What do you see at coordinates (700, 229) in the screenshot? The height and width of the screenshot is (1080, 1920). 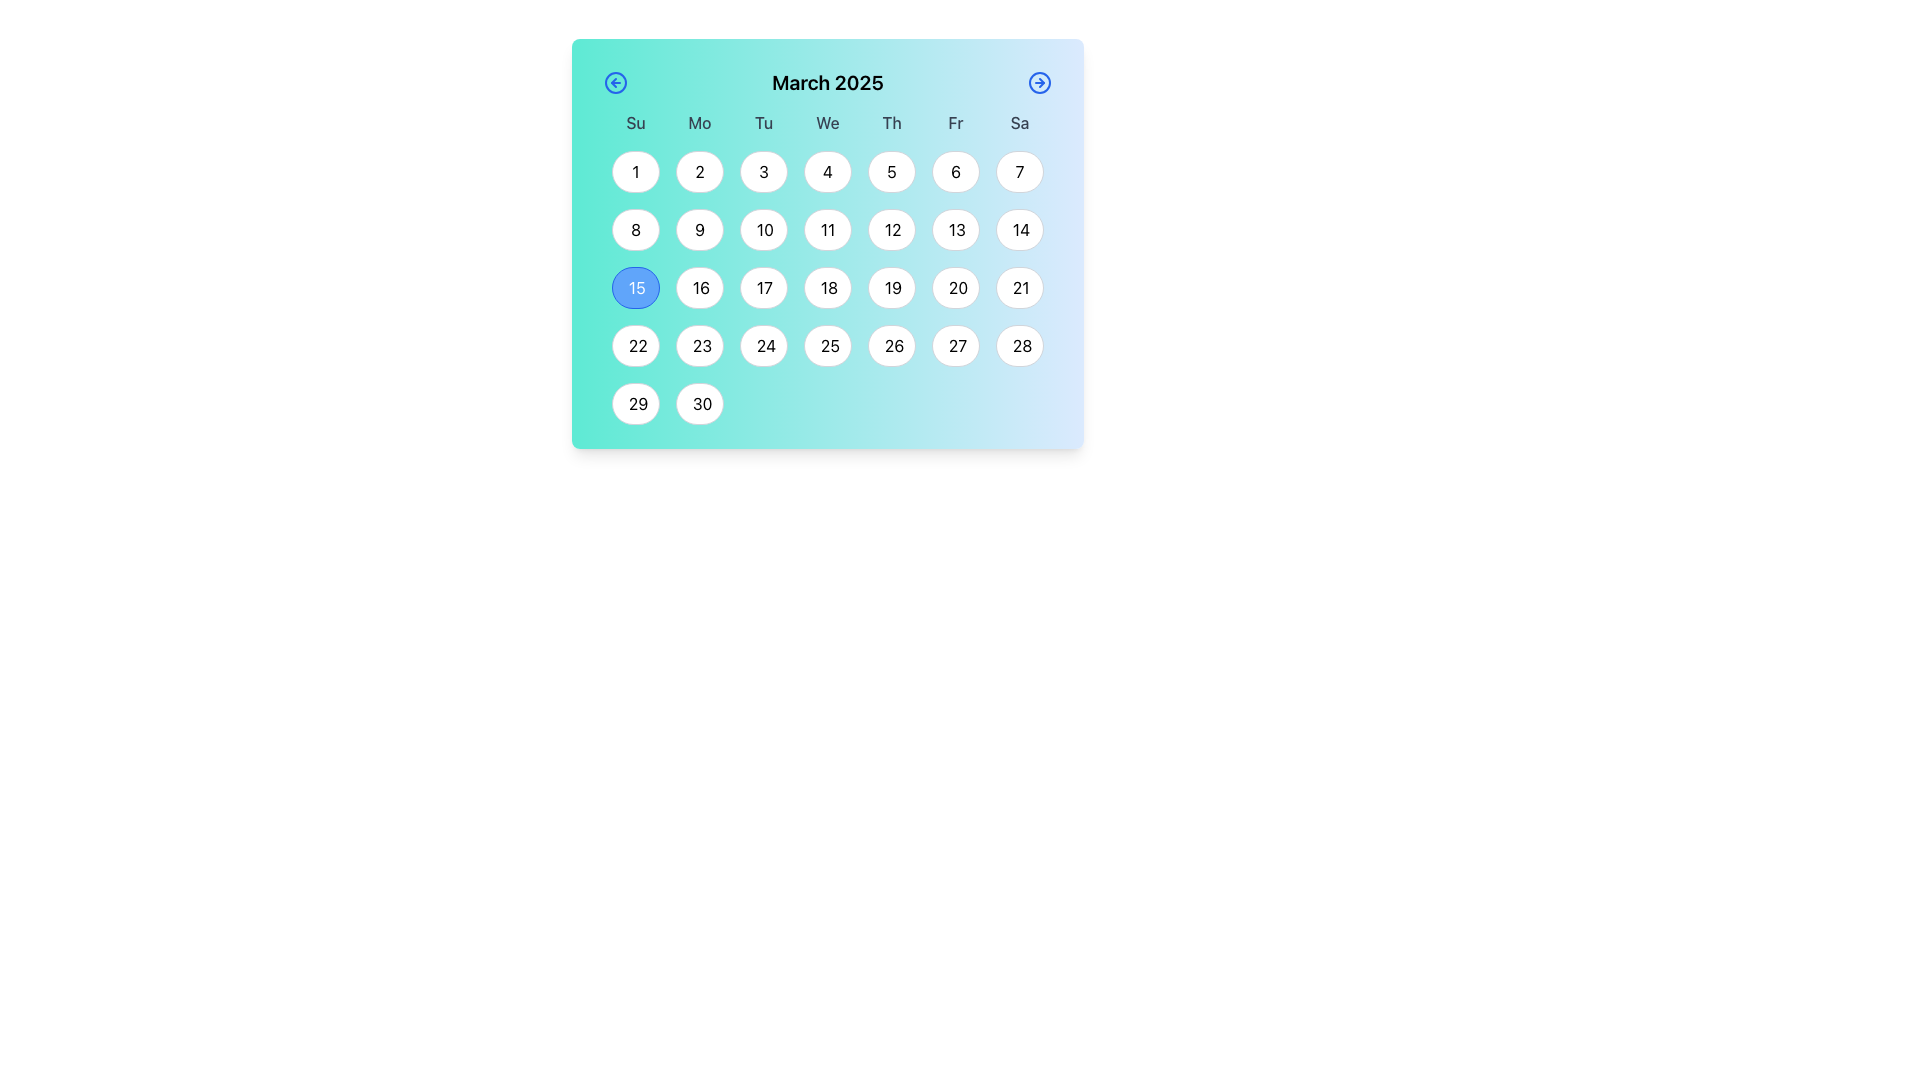 I see `the button representing the 9th day of the month in the calendar grid under the 'Mo' header` at bounding box center [700, 229].